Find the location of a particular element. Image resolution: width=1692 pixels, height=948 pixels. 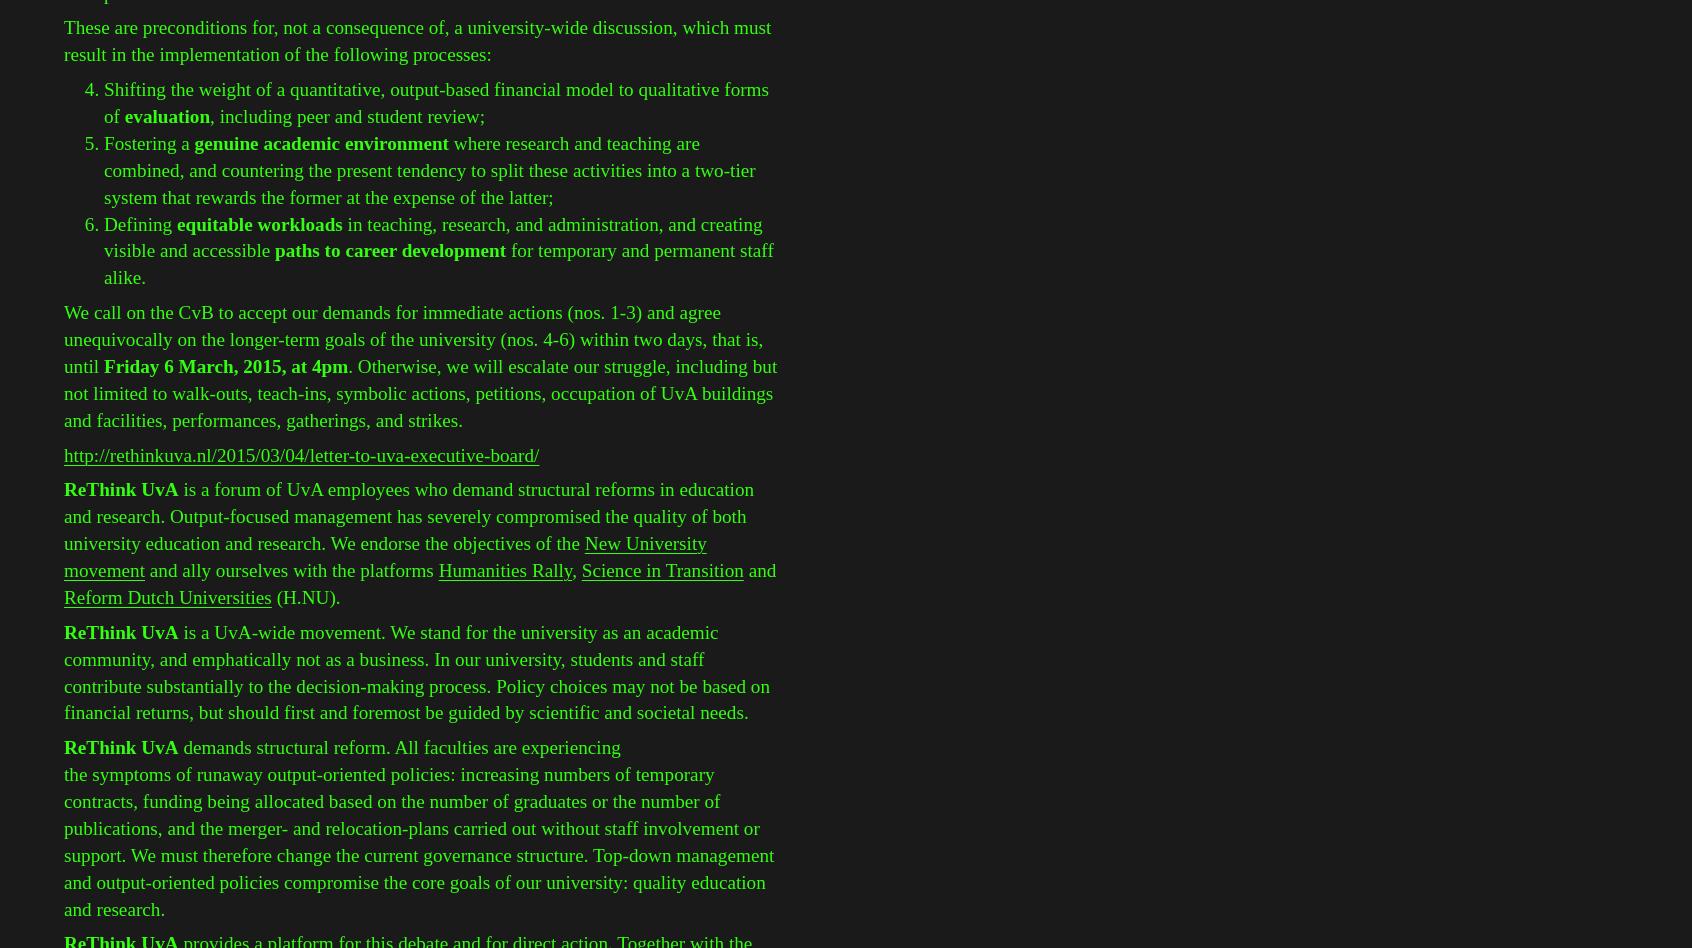

'Friday 6 March, 2015, at 4pm' is located at coordinates (225, 364).